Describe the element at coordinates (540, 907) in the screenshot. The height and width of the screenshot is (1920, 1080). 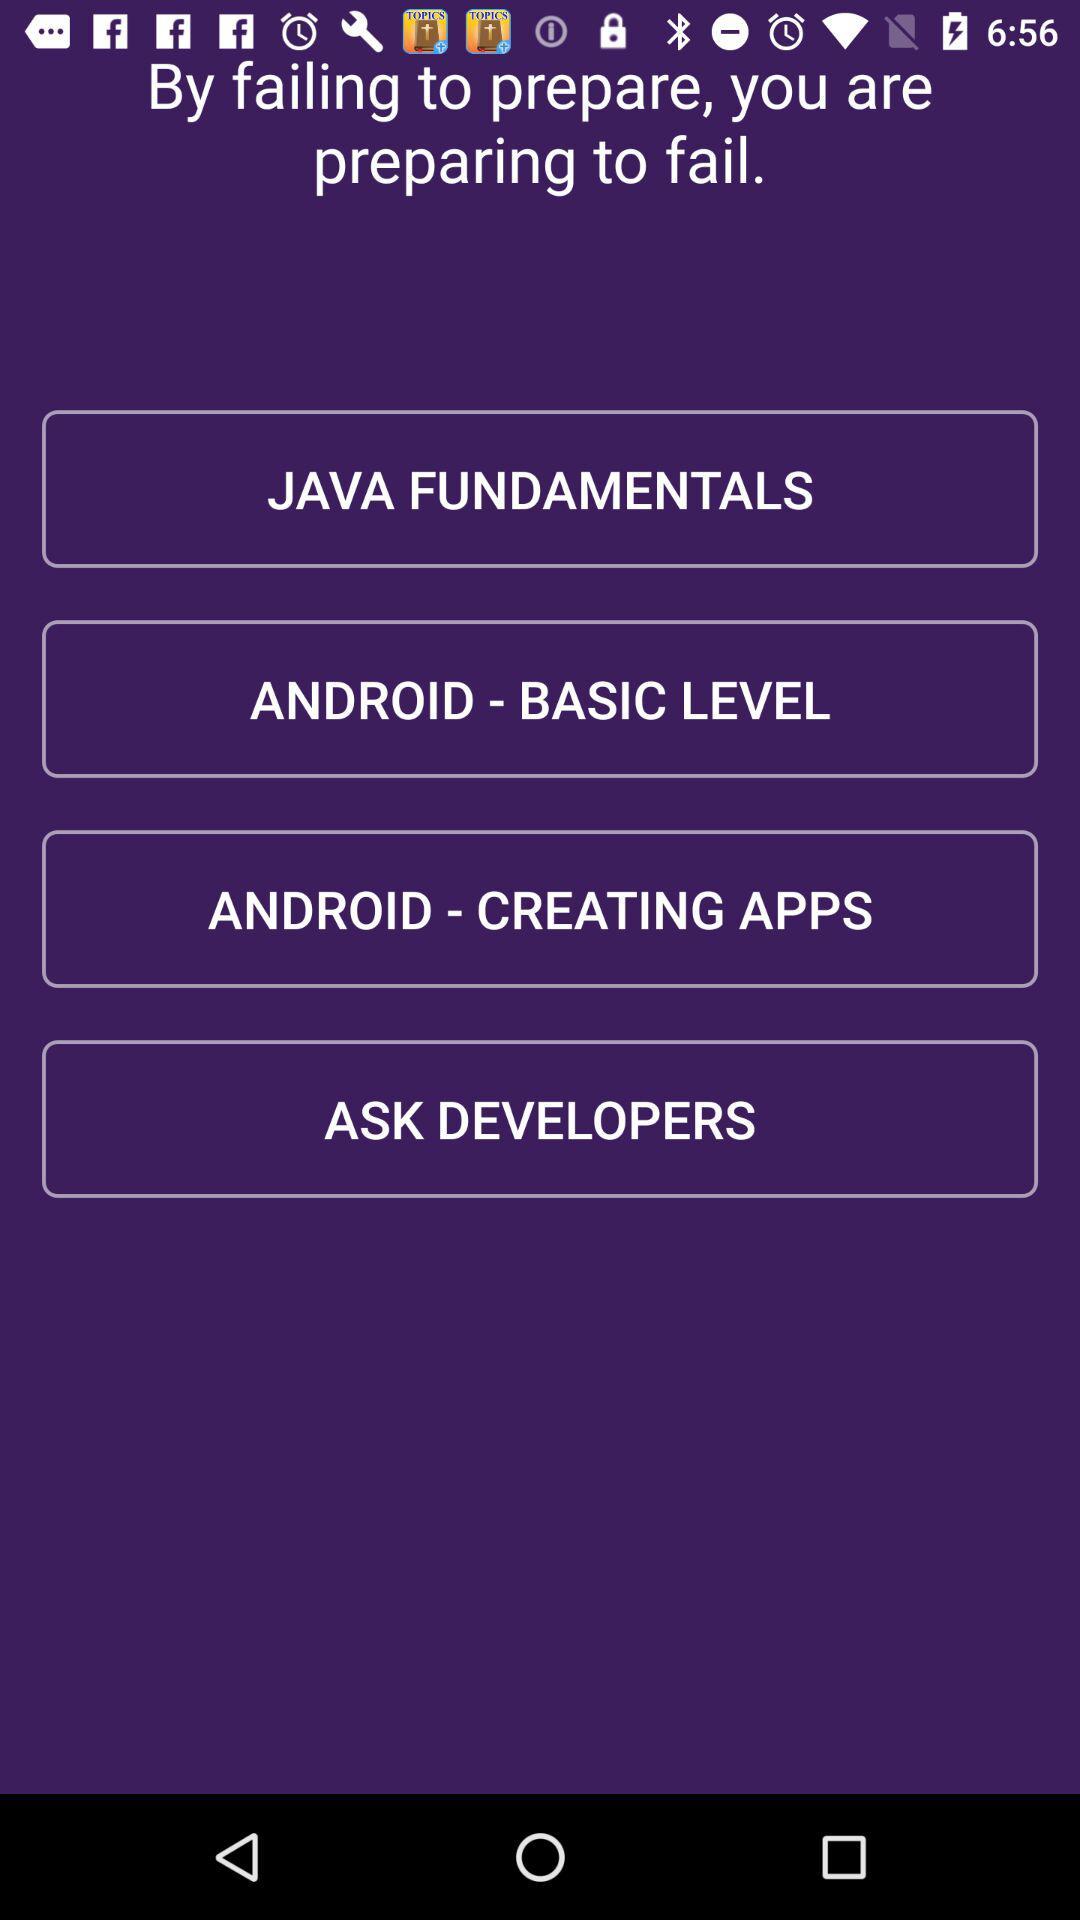
I see `item below android - basic level item` at that location.